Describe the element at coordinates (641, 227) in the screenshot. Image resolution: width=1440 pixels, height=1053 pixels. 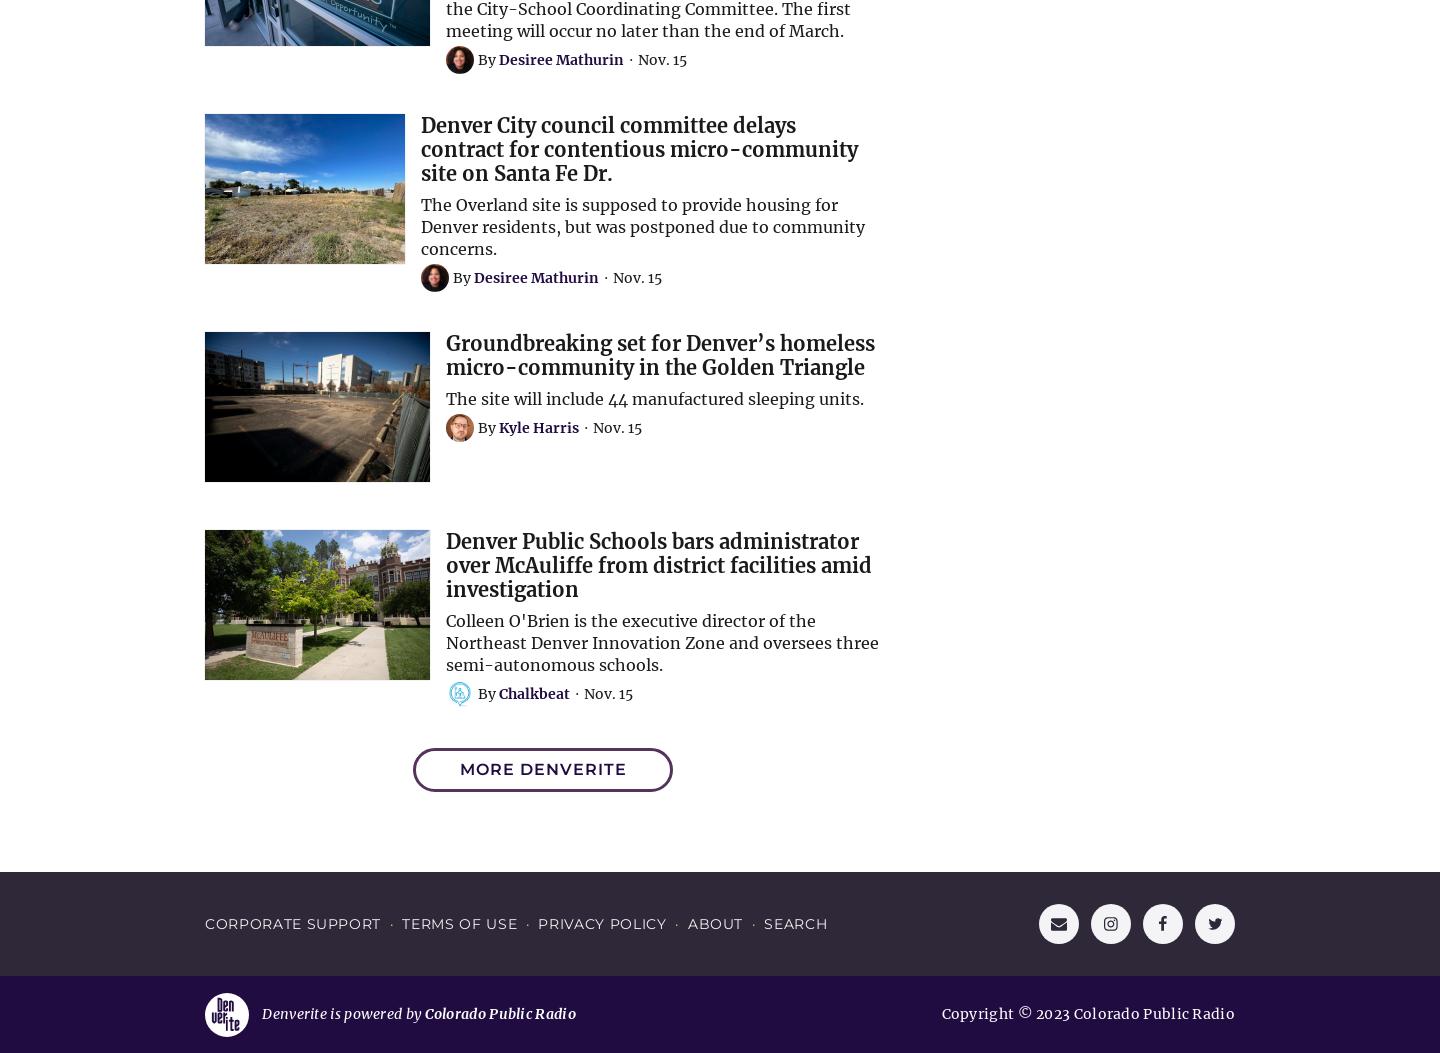
I see `'The Overland site is supposed to provide housing for Denver residents, but was postponed due to community concerns.'` at that location.